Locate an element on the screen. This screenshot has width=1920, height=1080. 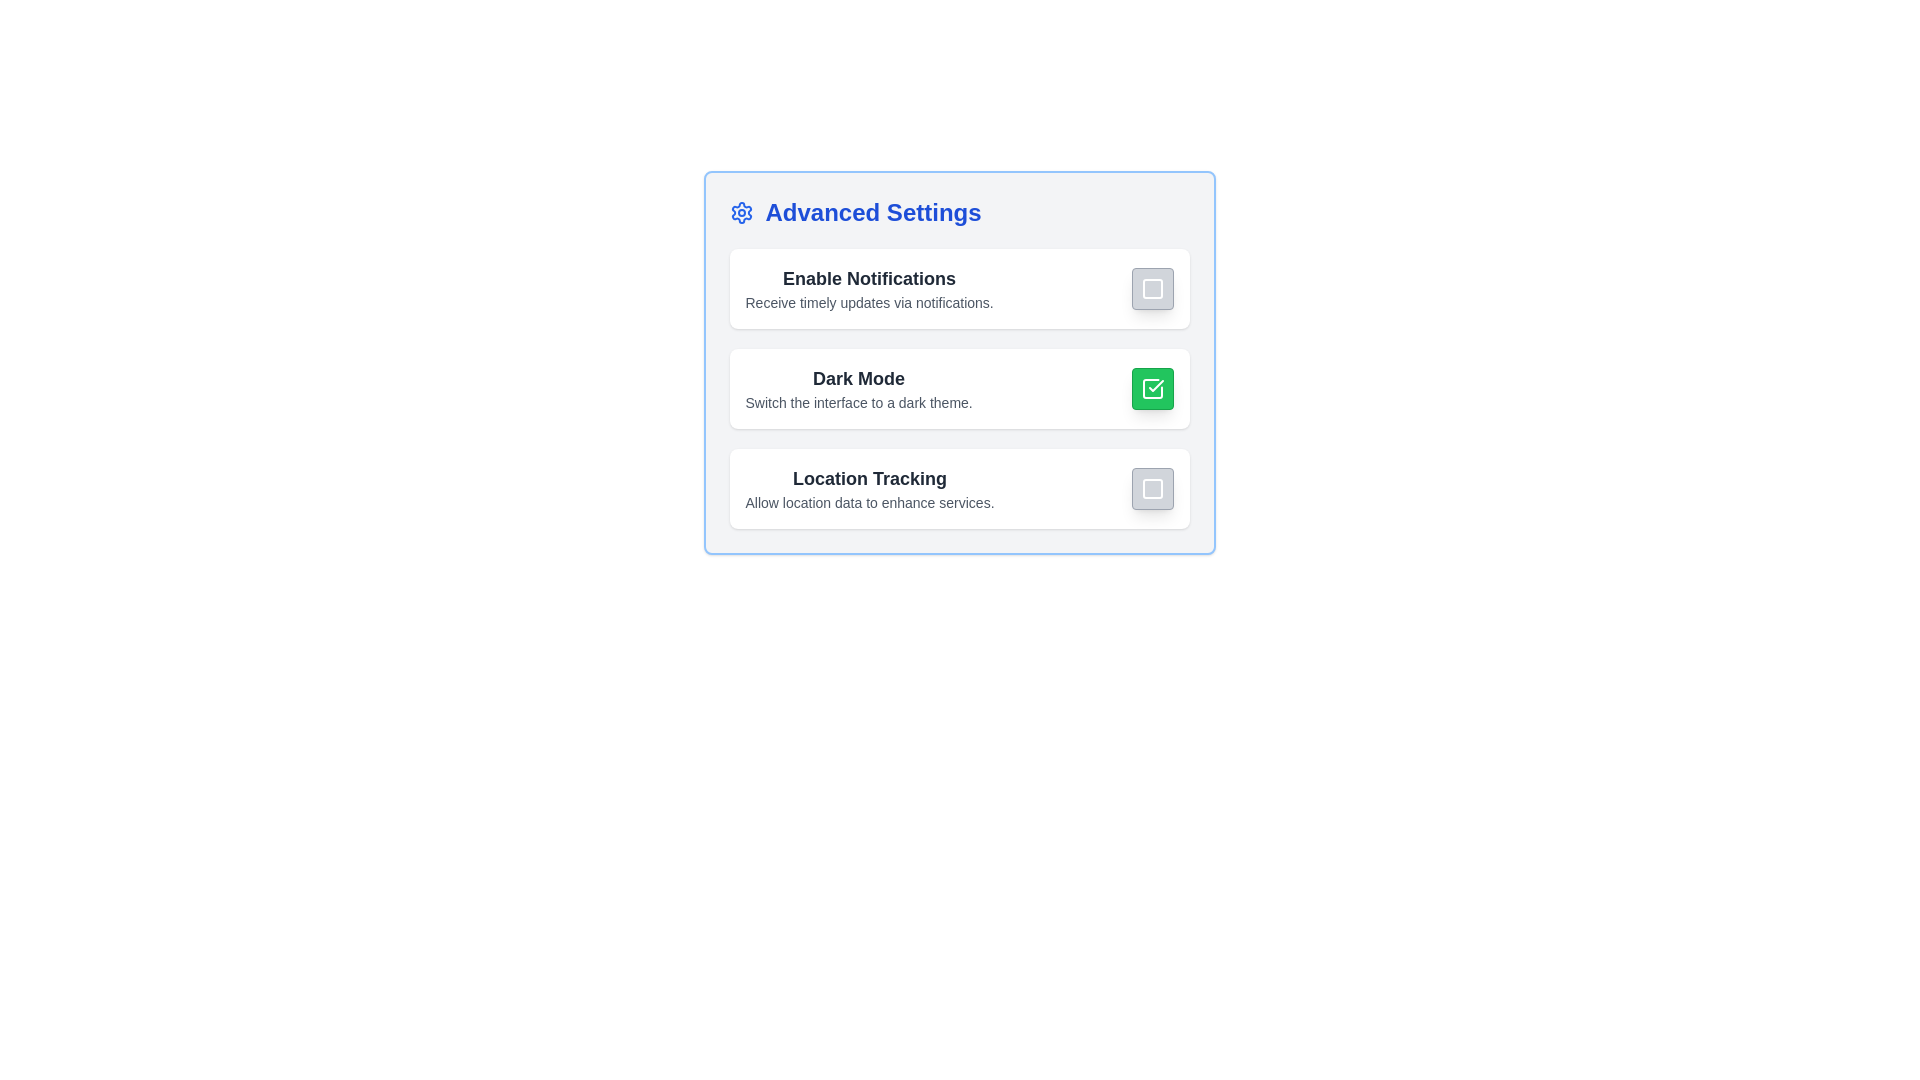
the green square button with rounded corners and a checkmark icon is located at coordinates (1152, 389).